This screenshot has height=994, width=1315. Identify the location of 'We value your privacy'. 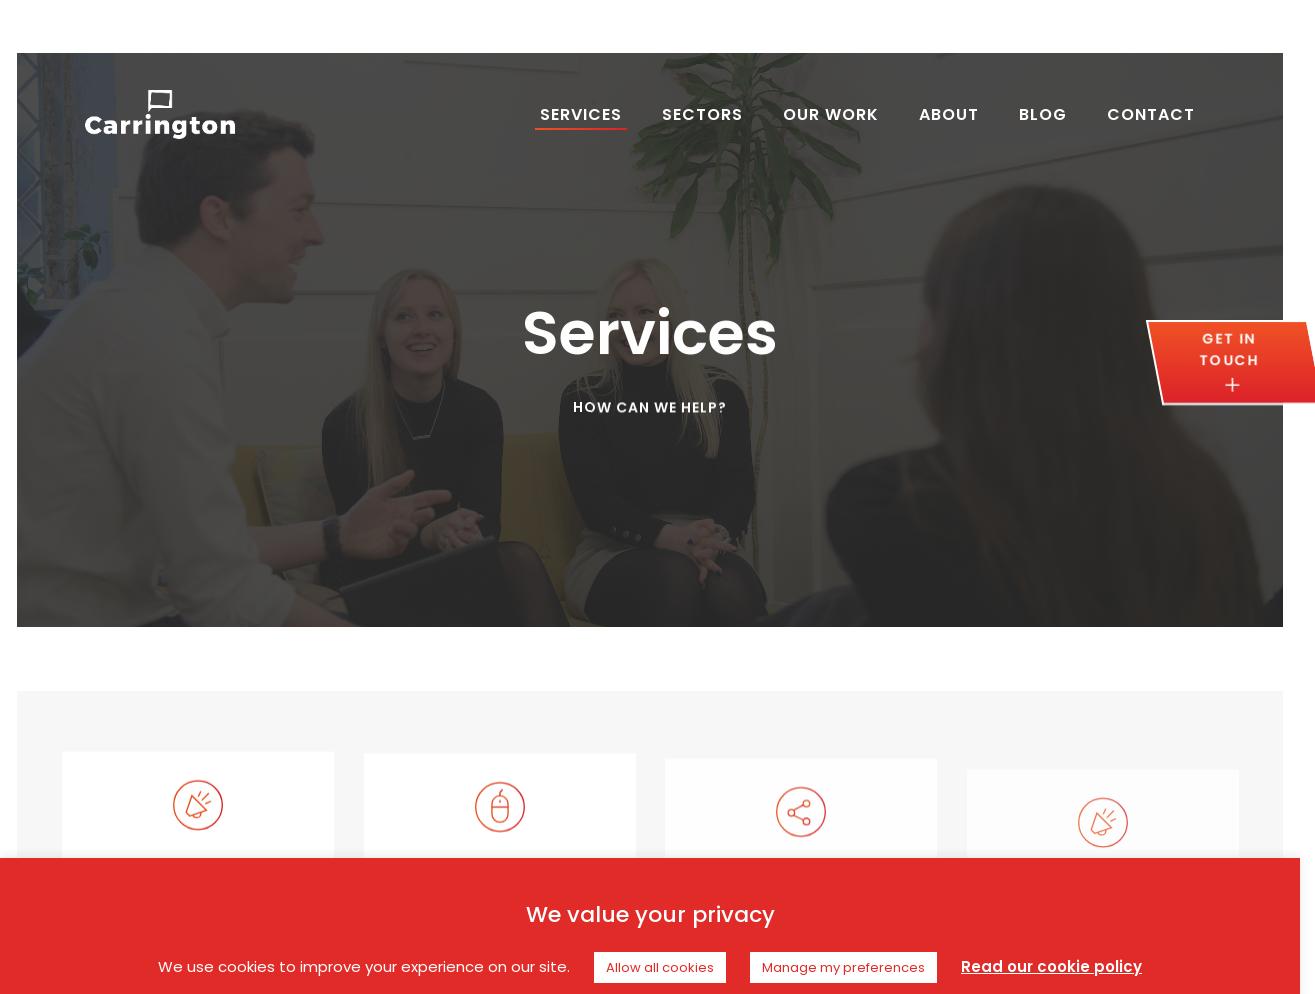
(649, 912).